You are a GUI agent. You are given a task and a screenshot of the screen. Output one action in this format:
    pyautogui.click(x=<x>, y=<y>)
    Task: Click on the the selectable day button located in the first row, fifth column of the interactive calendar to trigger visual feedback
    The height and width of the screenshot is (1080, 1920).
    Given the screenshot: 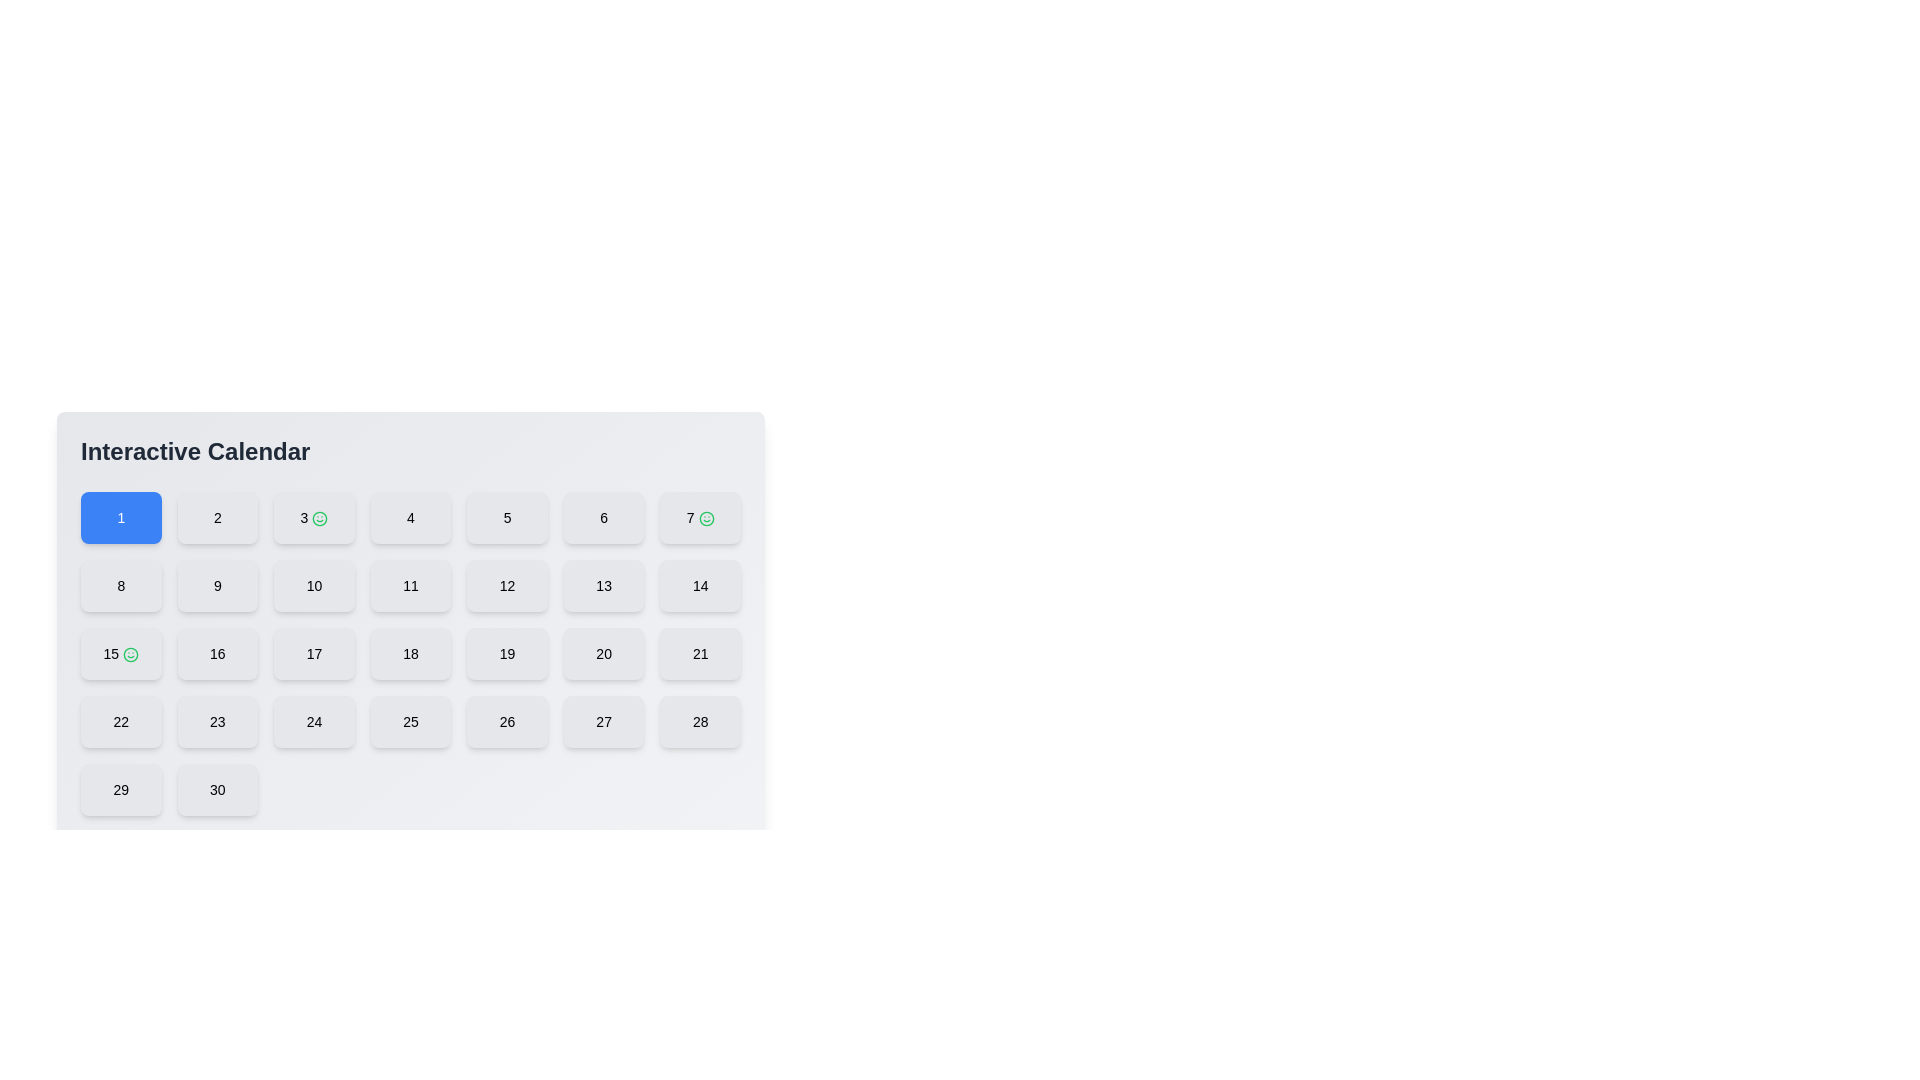 What is the action you would take?
    pyautogui.click(x=507, y=516)
    